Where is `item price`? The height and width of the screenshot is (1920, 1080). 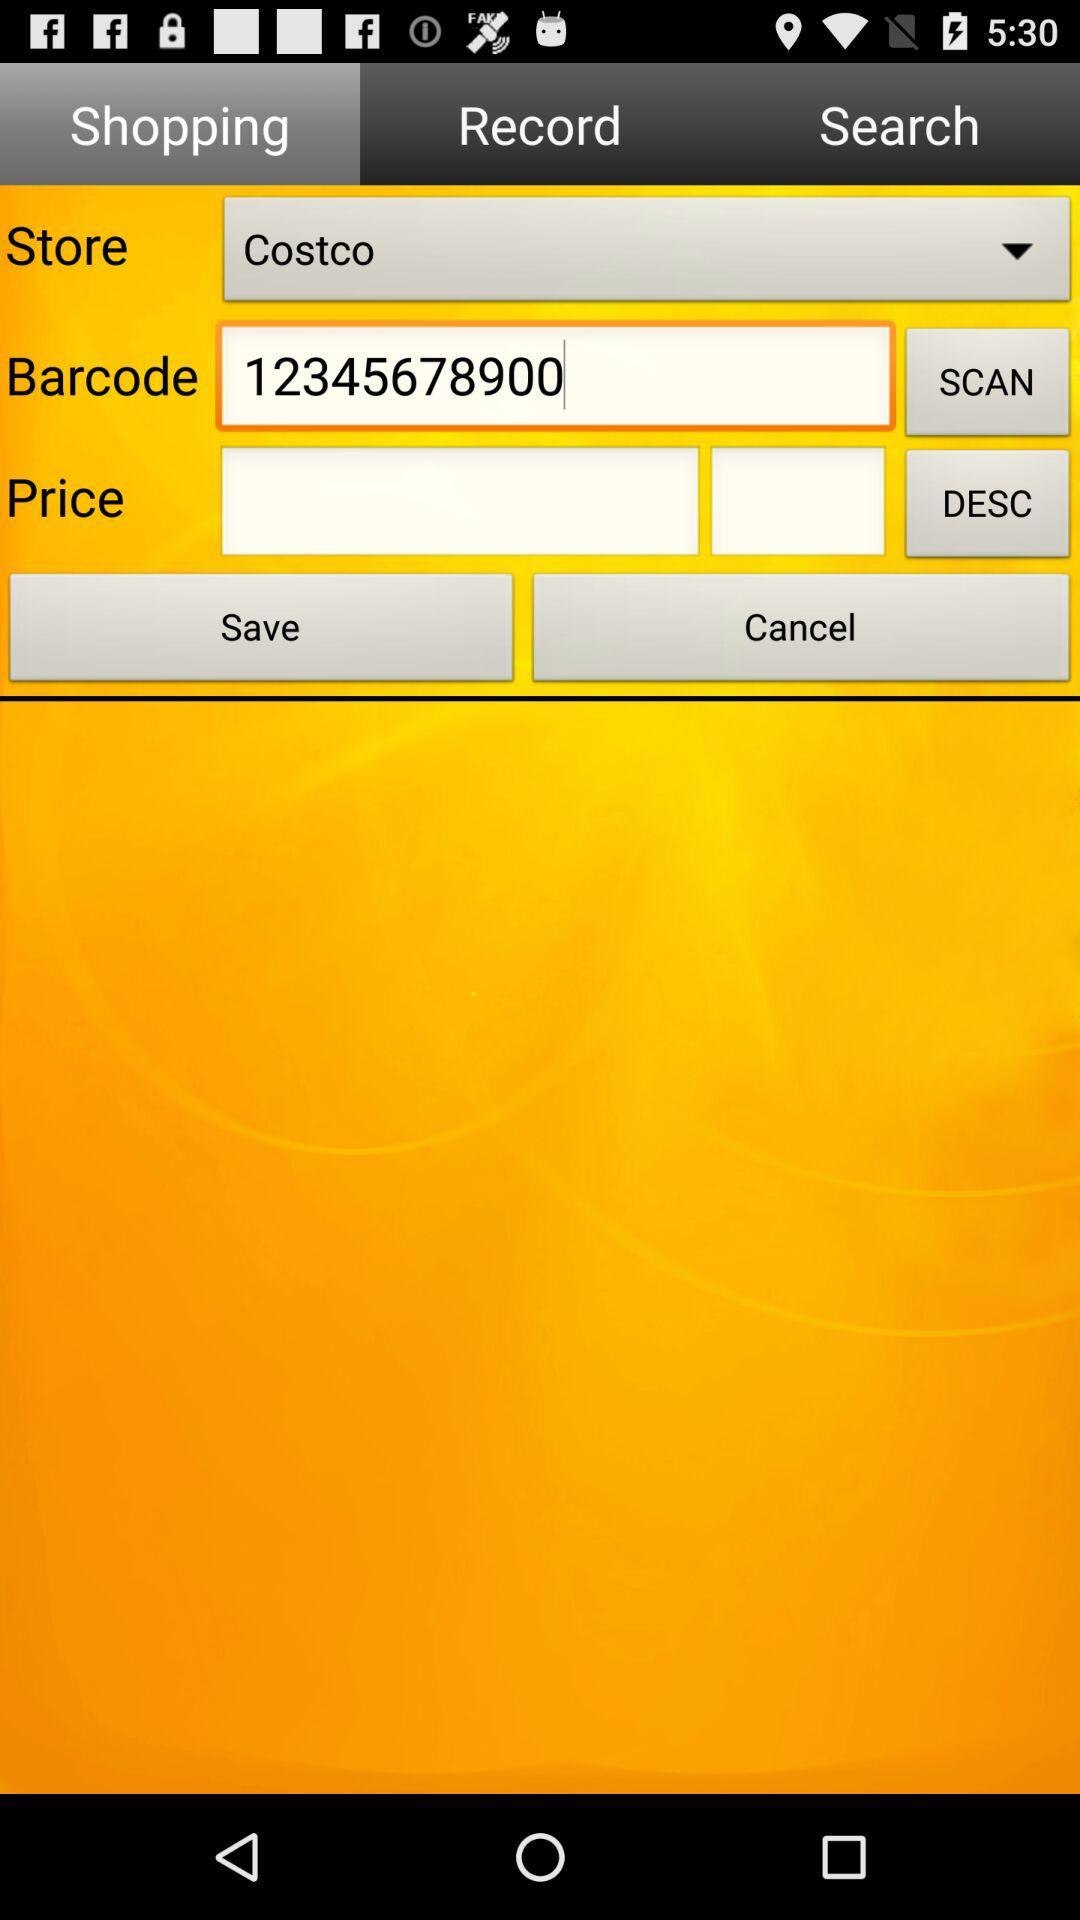 item price is located at coordinates (797, 507).